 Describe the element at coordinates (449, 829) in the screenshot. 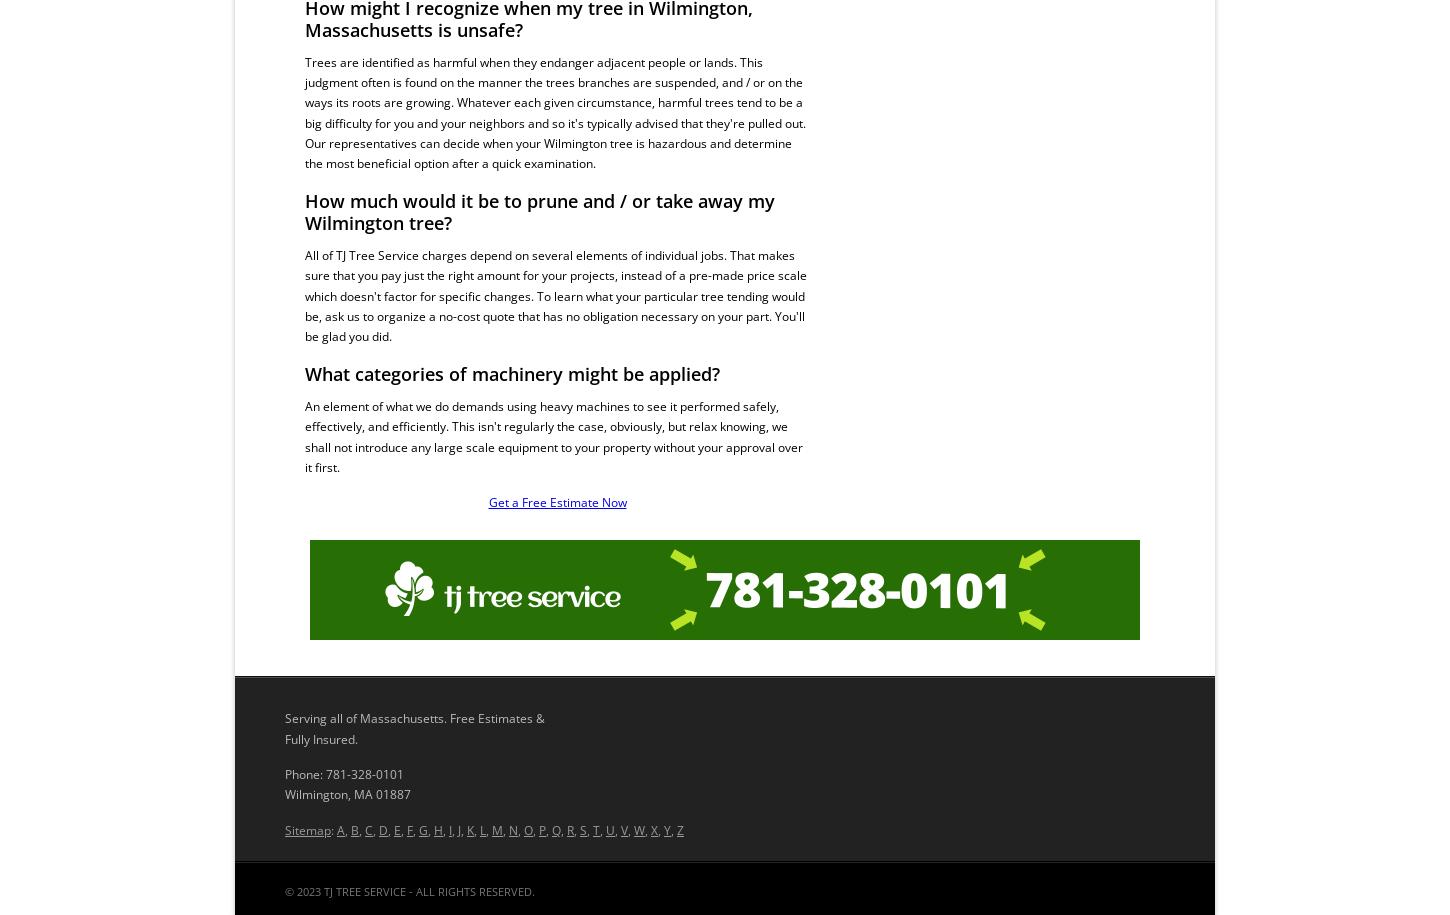

I see `'I'` at that location.